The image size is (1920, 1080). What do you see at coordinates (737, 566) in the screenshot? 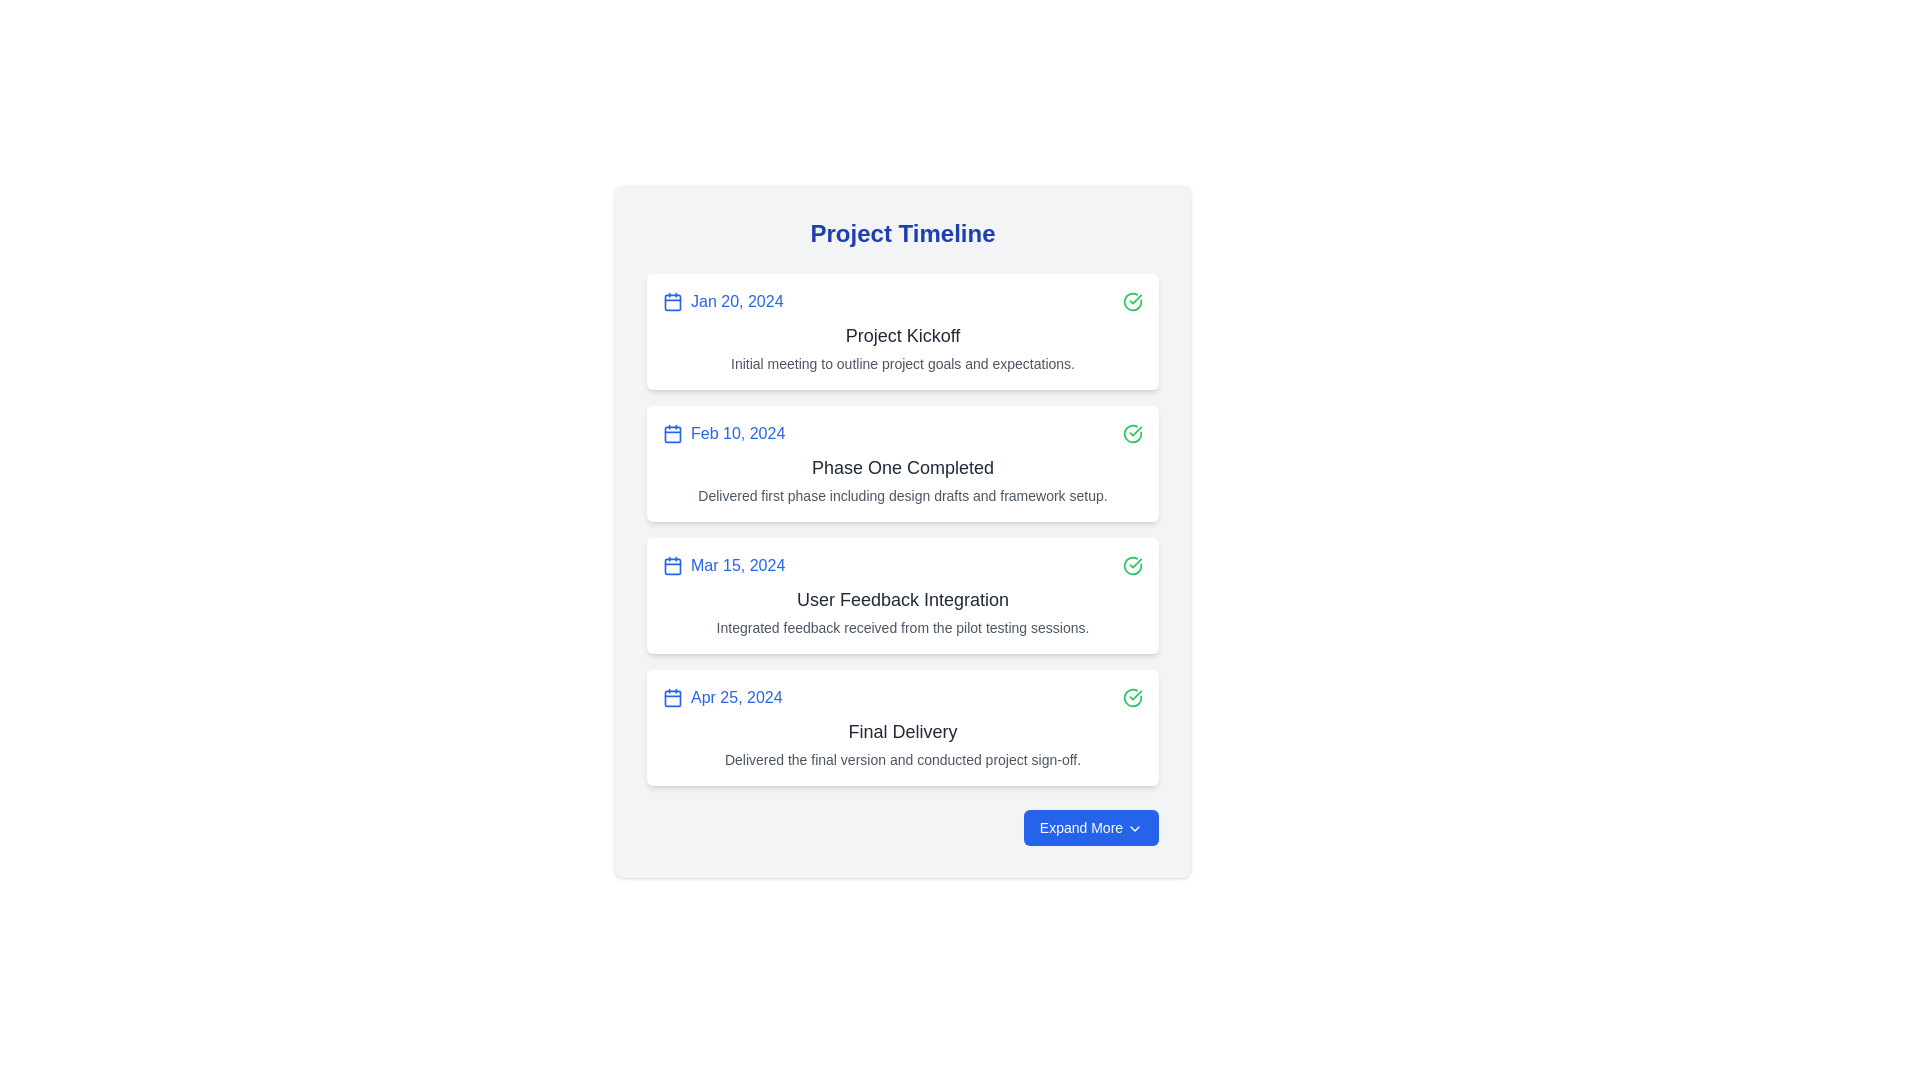
I see `the Text label that displays the date associated with the 'User Feedback Integration' phase in the timeline, located near the calendar icon` at bounding box center [737, 566].